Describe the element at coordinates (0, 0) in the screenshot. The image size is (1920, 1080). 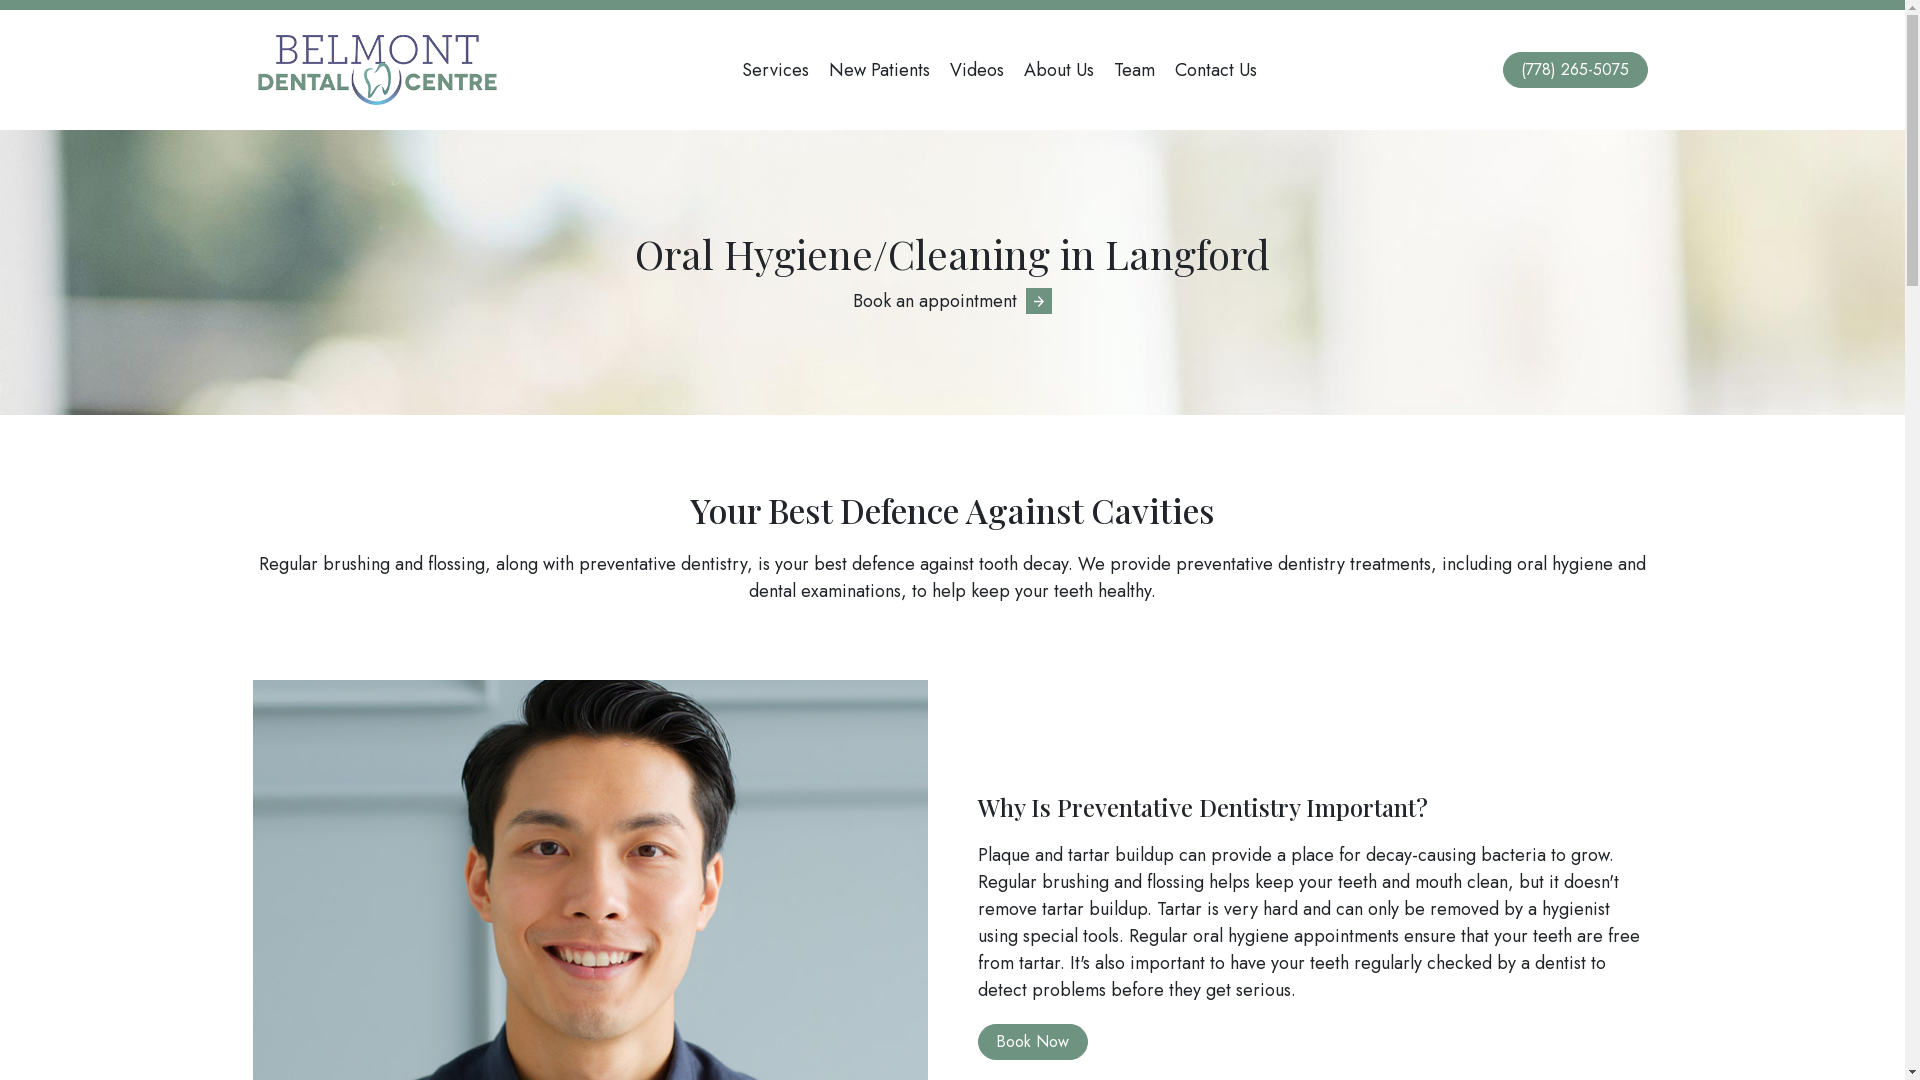
I see `'Skip to main content'` at that location.